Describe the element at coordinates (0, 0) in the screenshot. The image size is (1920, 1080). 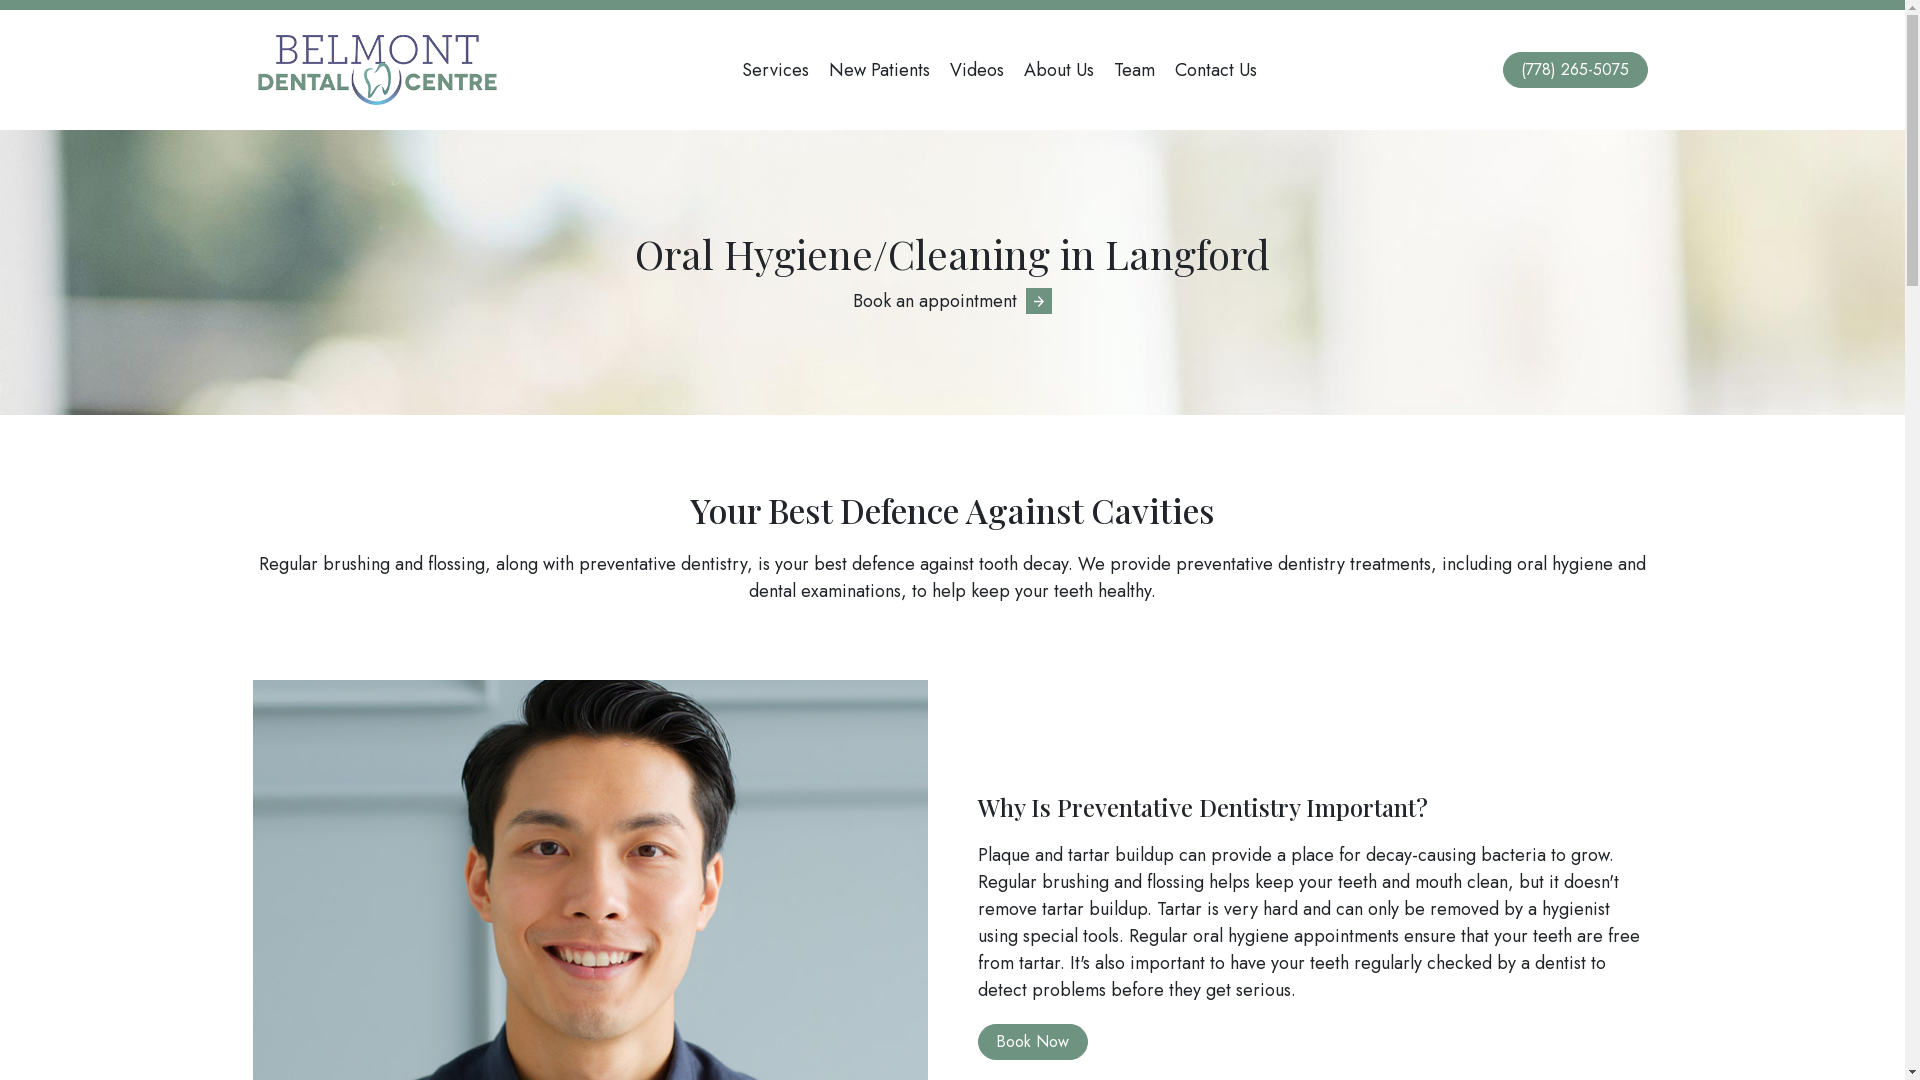
I see `'Skip to main content'` at that location.